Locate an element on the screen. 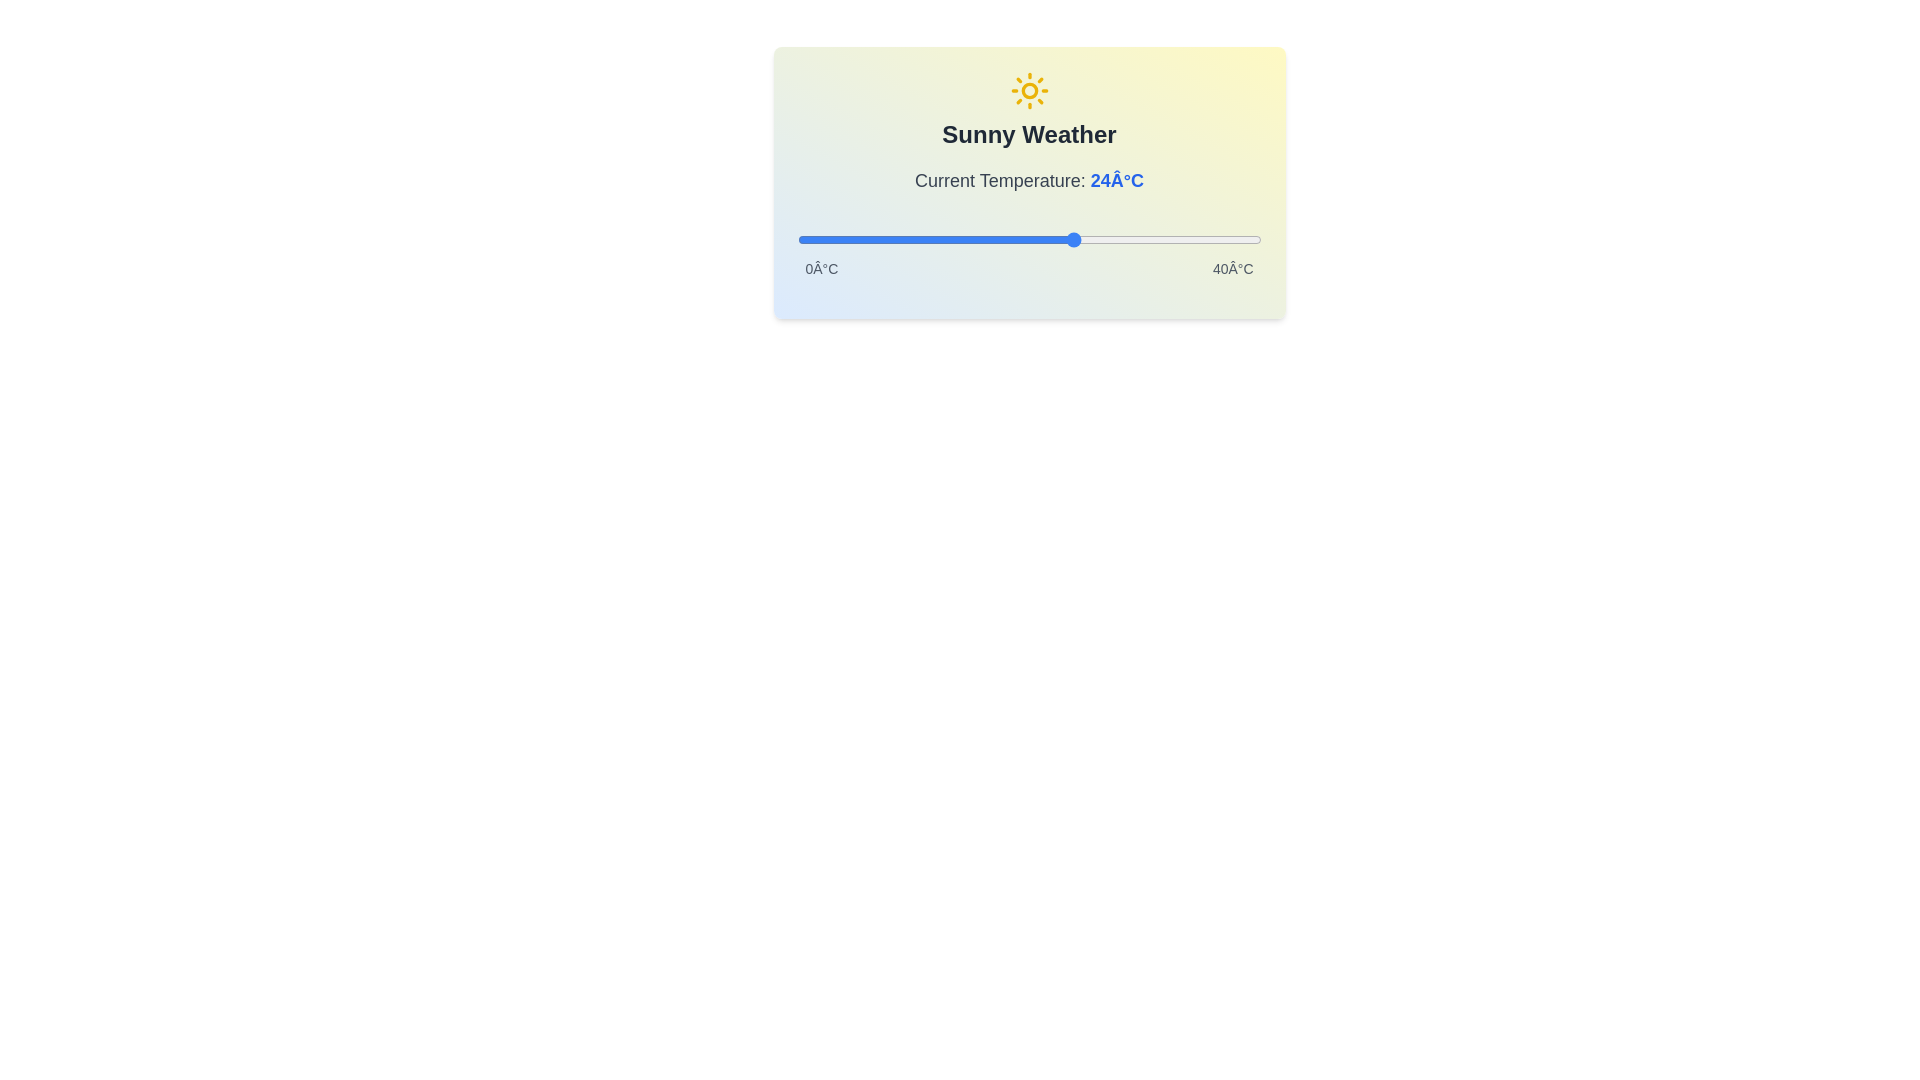 Image resolution: width=1920 pixels, height=1080 pixels. the temperature slider is located at coordinates (1063, 238).